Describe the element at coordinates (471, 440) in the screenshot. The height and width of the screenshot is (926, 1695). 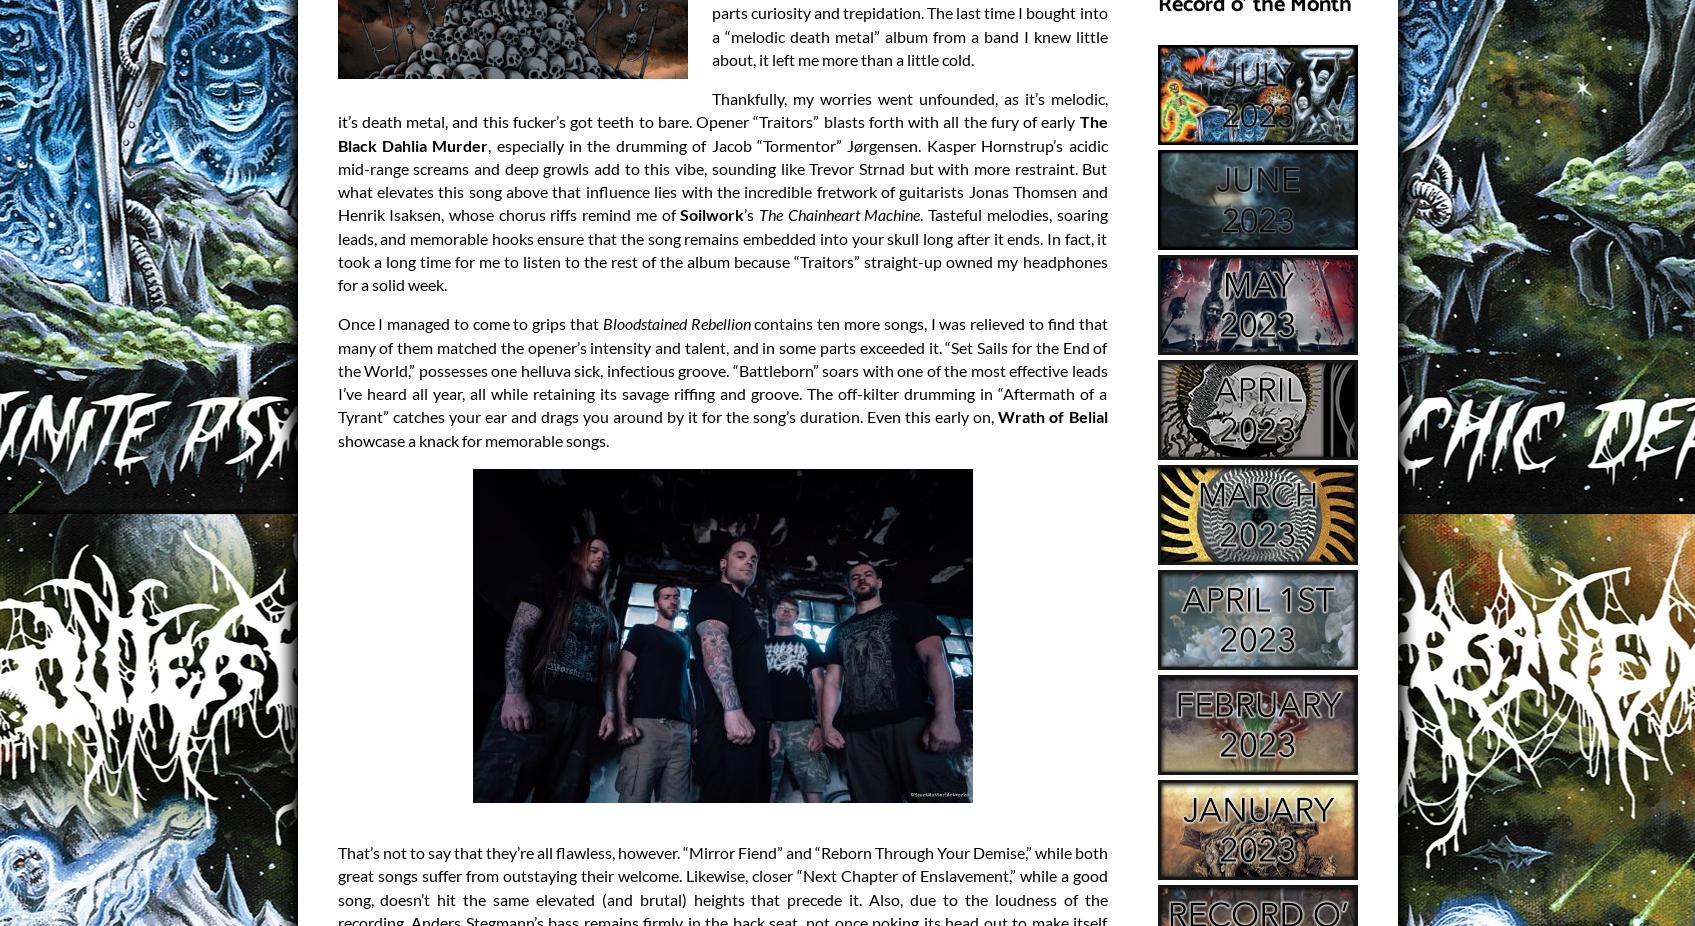
I see `'showcase a knack for memorable songs.'` at that location.